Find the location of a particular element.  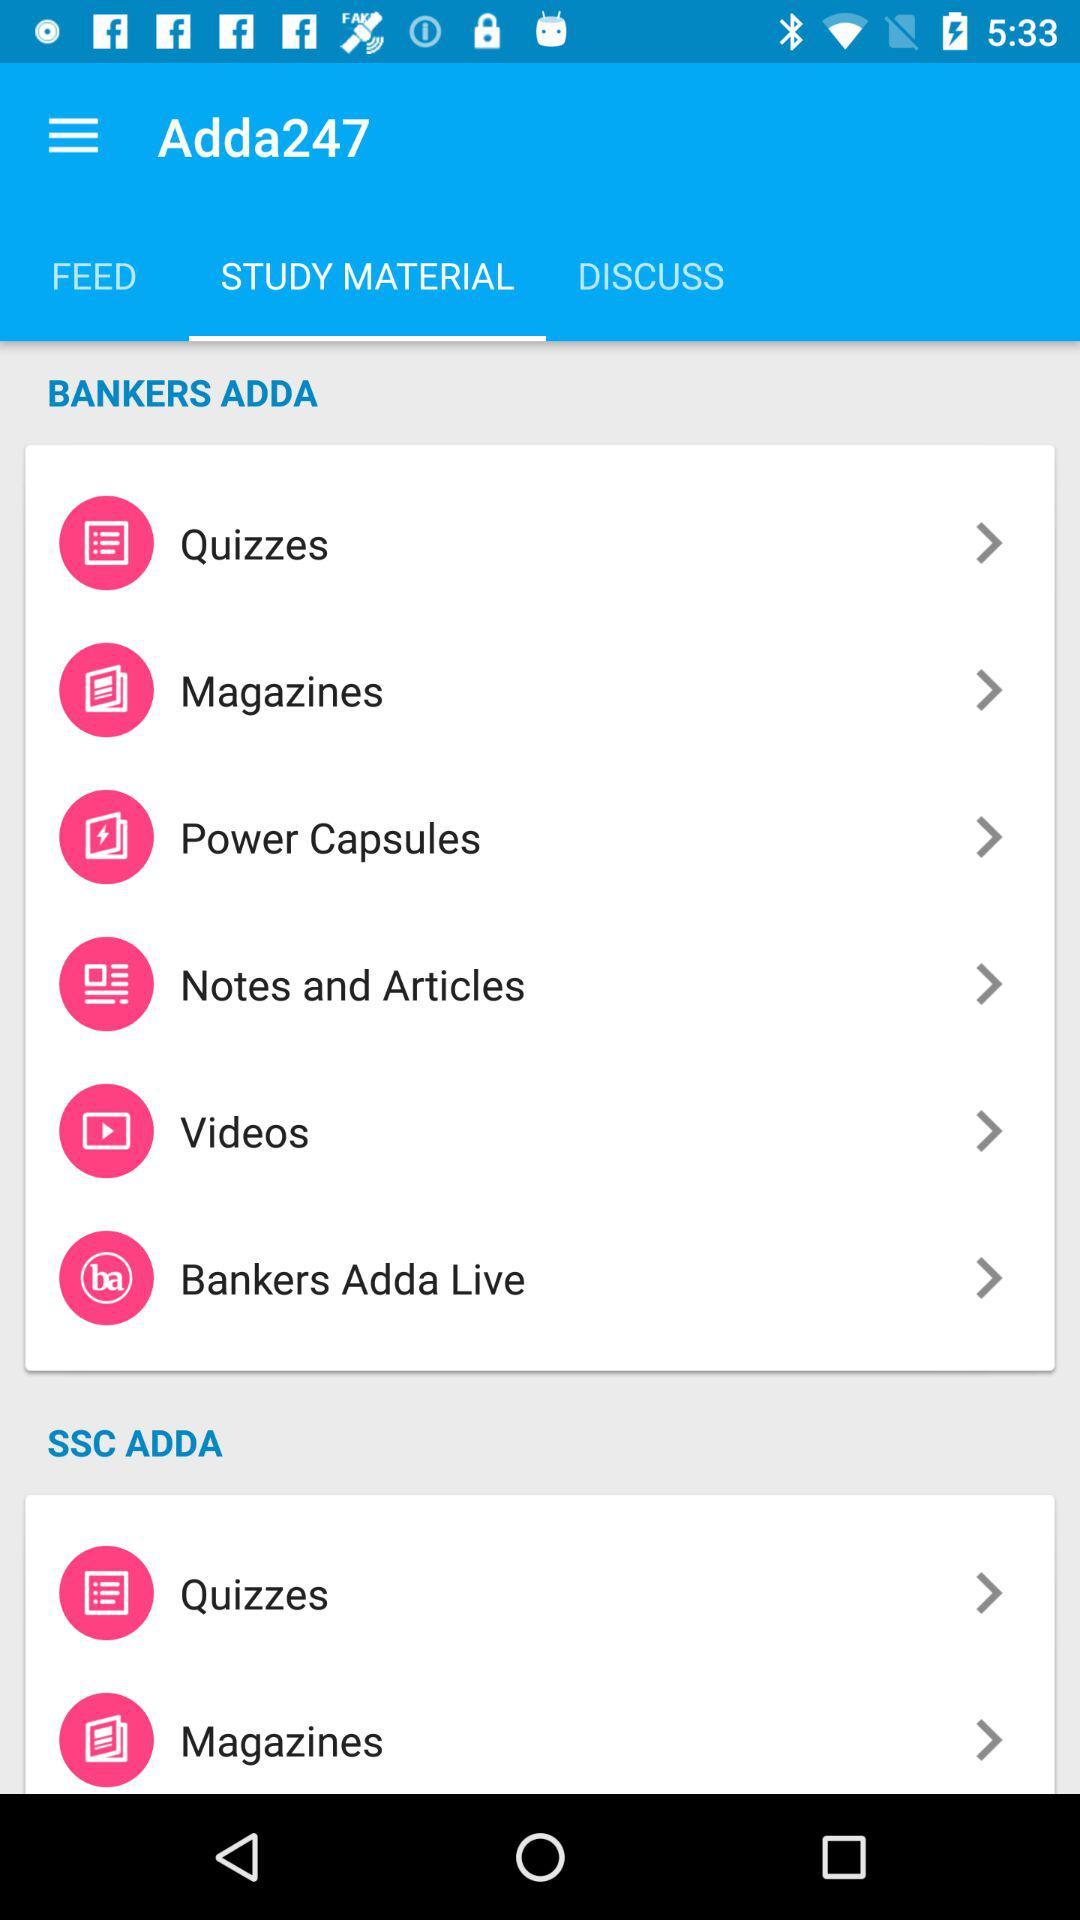

the item next to the adda247 is located at coordinates (72, 135).